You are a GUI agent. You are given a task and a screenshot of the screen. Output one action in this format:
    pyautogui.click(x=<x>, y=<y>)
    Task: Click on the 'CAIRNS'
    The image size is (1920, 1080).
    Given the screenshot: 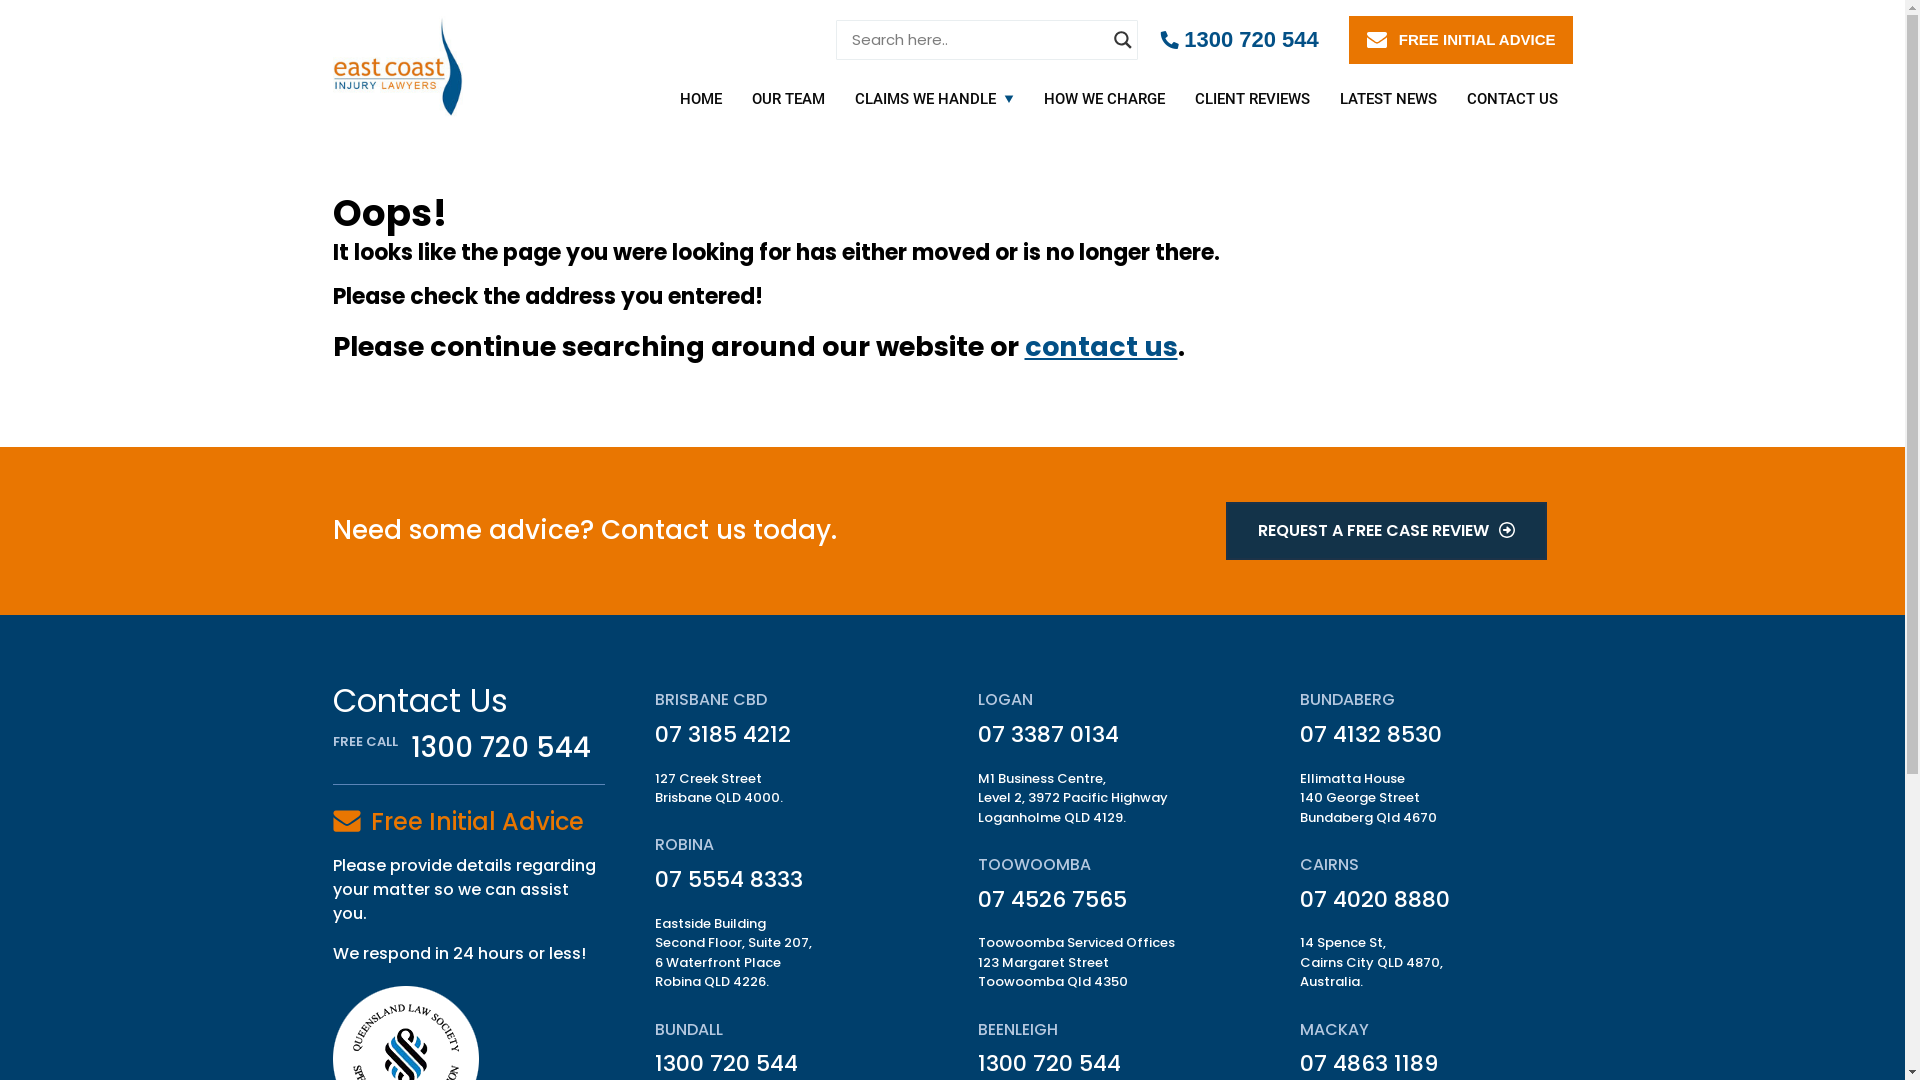 What is the action you would take?
    pyautogui.click(x=1329, y=863)
    